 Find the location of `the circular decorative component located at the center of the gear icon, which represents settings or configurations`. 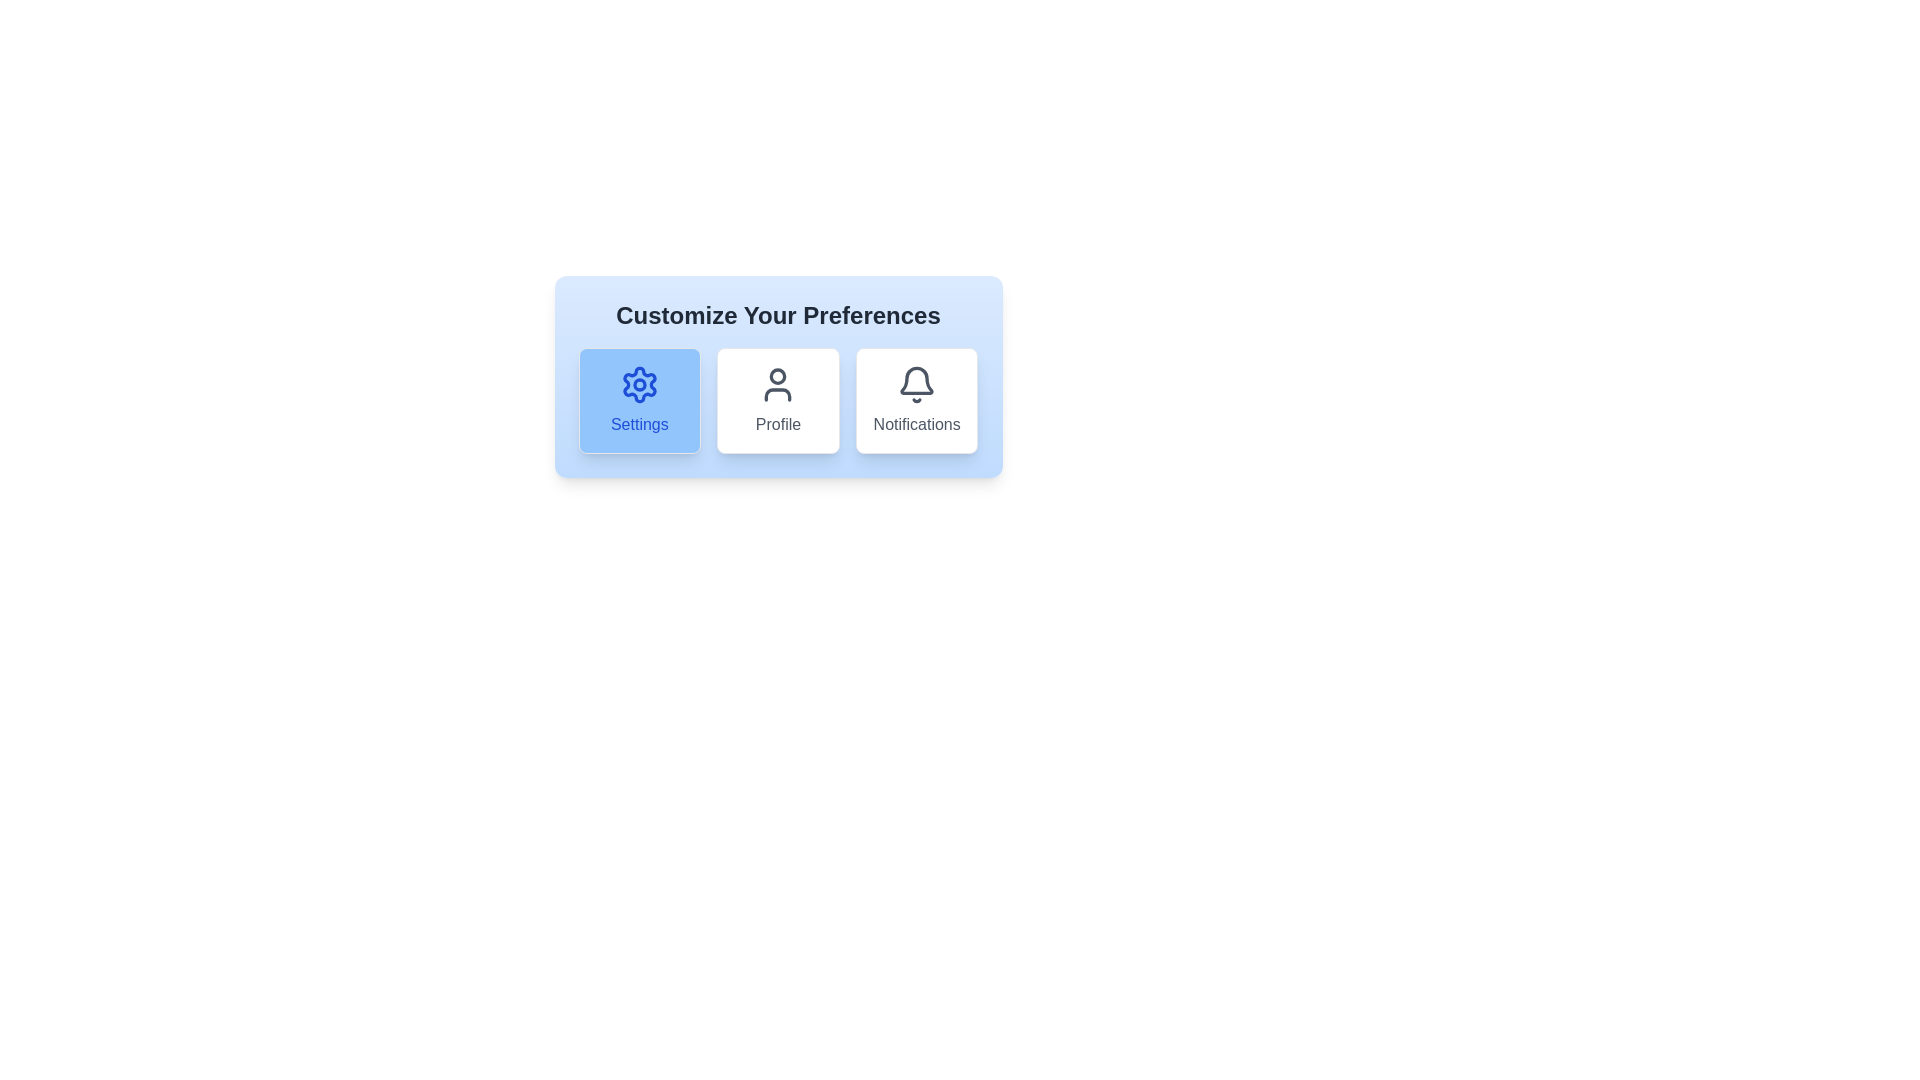

the circular decorative component located at the center of the gear icon, which represents settings or configurations is located at coordinates (638, 385).